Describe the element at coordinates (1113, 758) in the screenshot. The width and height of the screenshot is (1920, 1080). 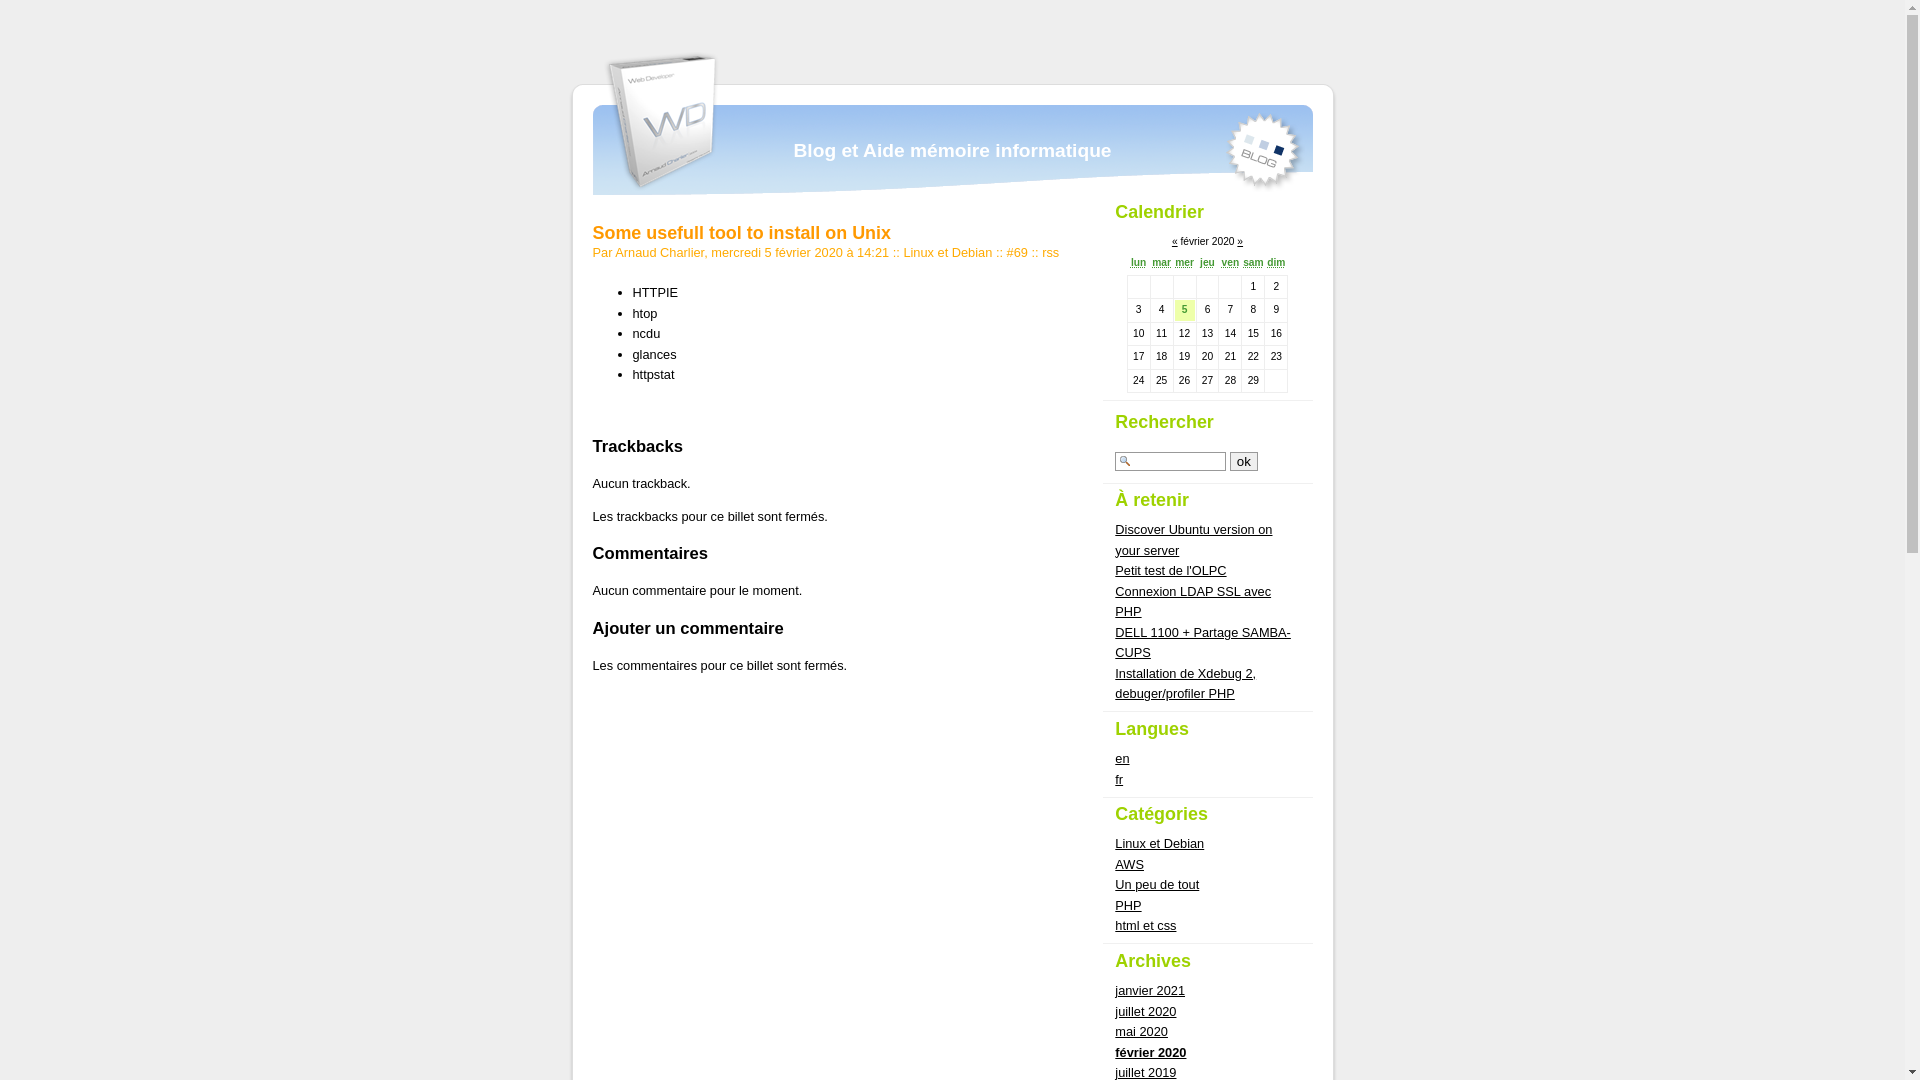
I see `'en'` at that location.